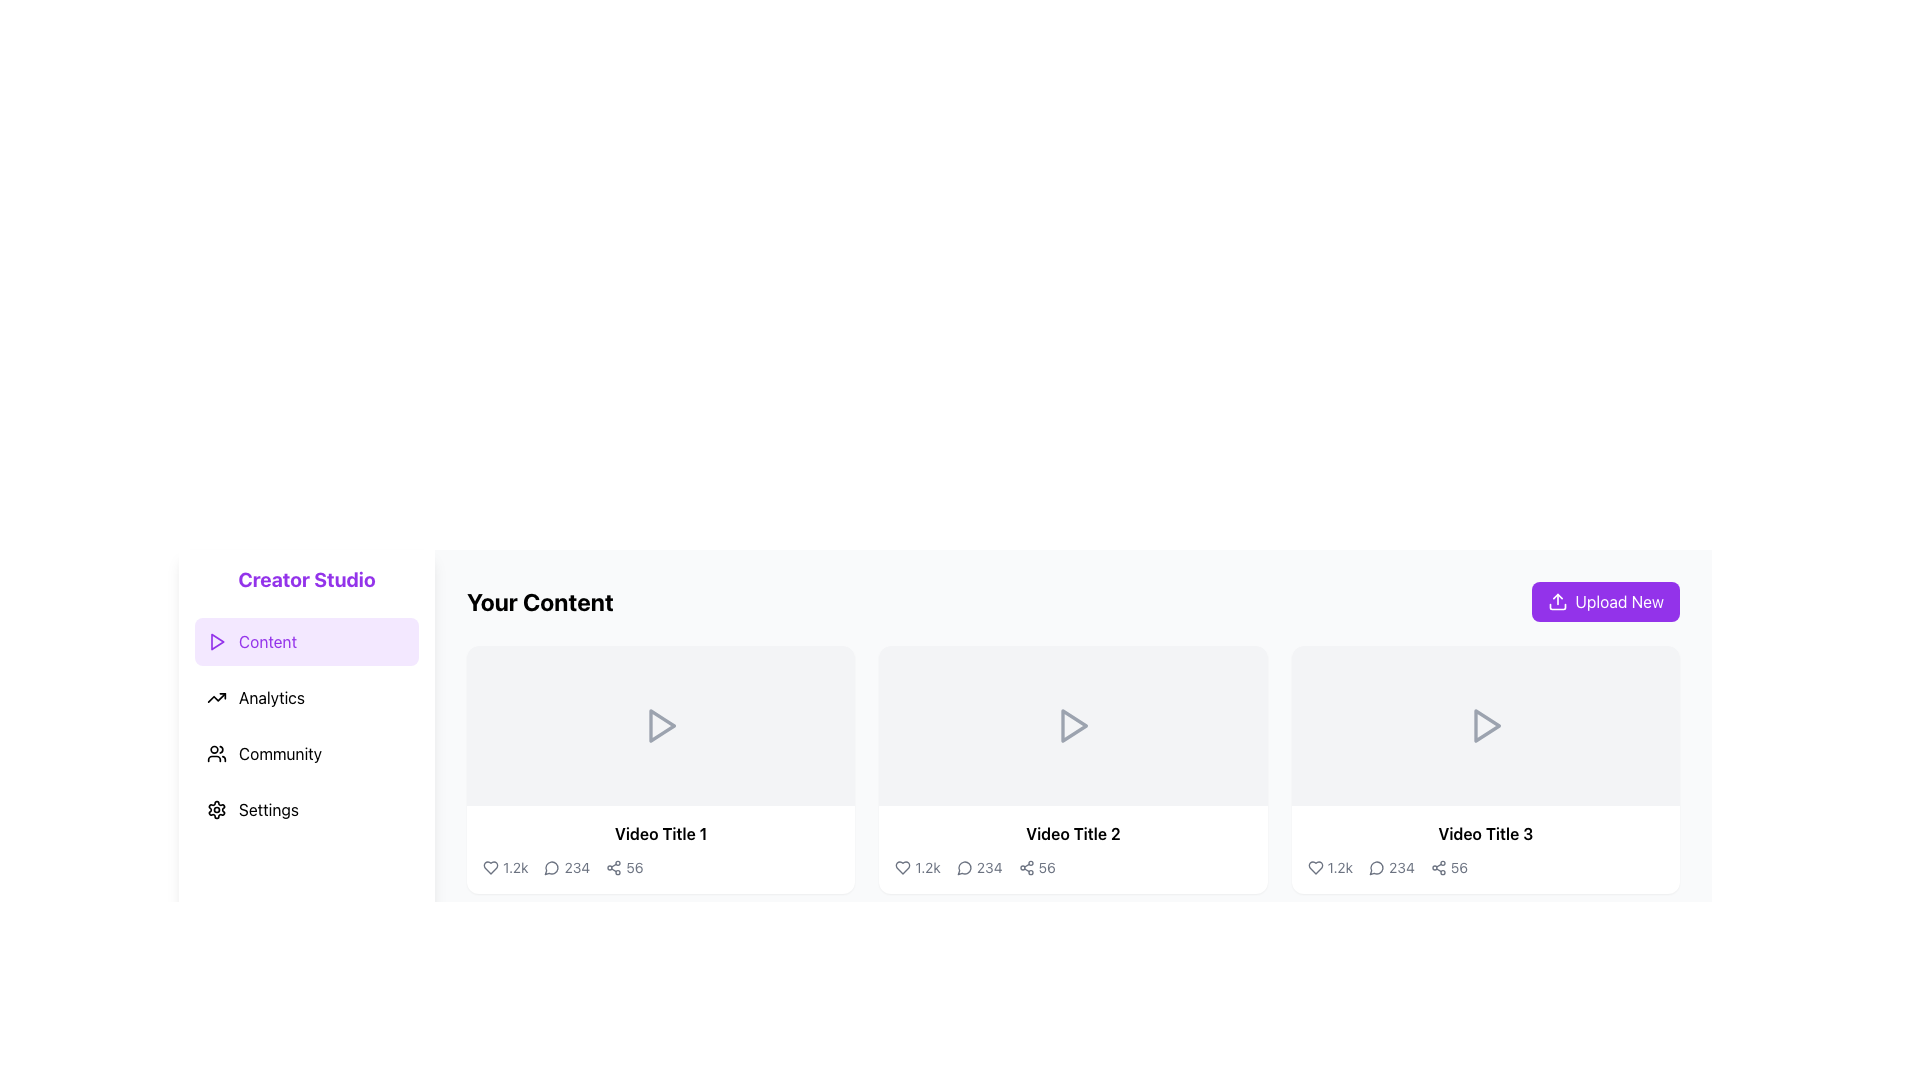 This screenshot has width=1920, height=1080. Describe the element at coordinates (515, 866) in the screenshot. I see `the text display showing the number of likes for 'Video Title 1', which is located to the right of the heart icon and is the rightmost element in its group` at that location.